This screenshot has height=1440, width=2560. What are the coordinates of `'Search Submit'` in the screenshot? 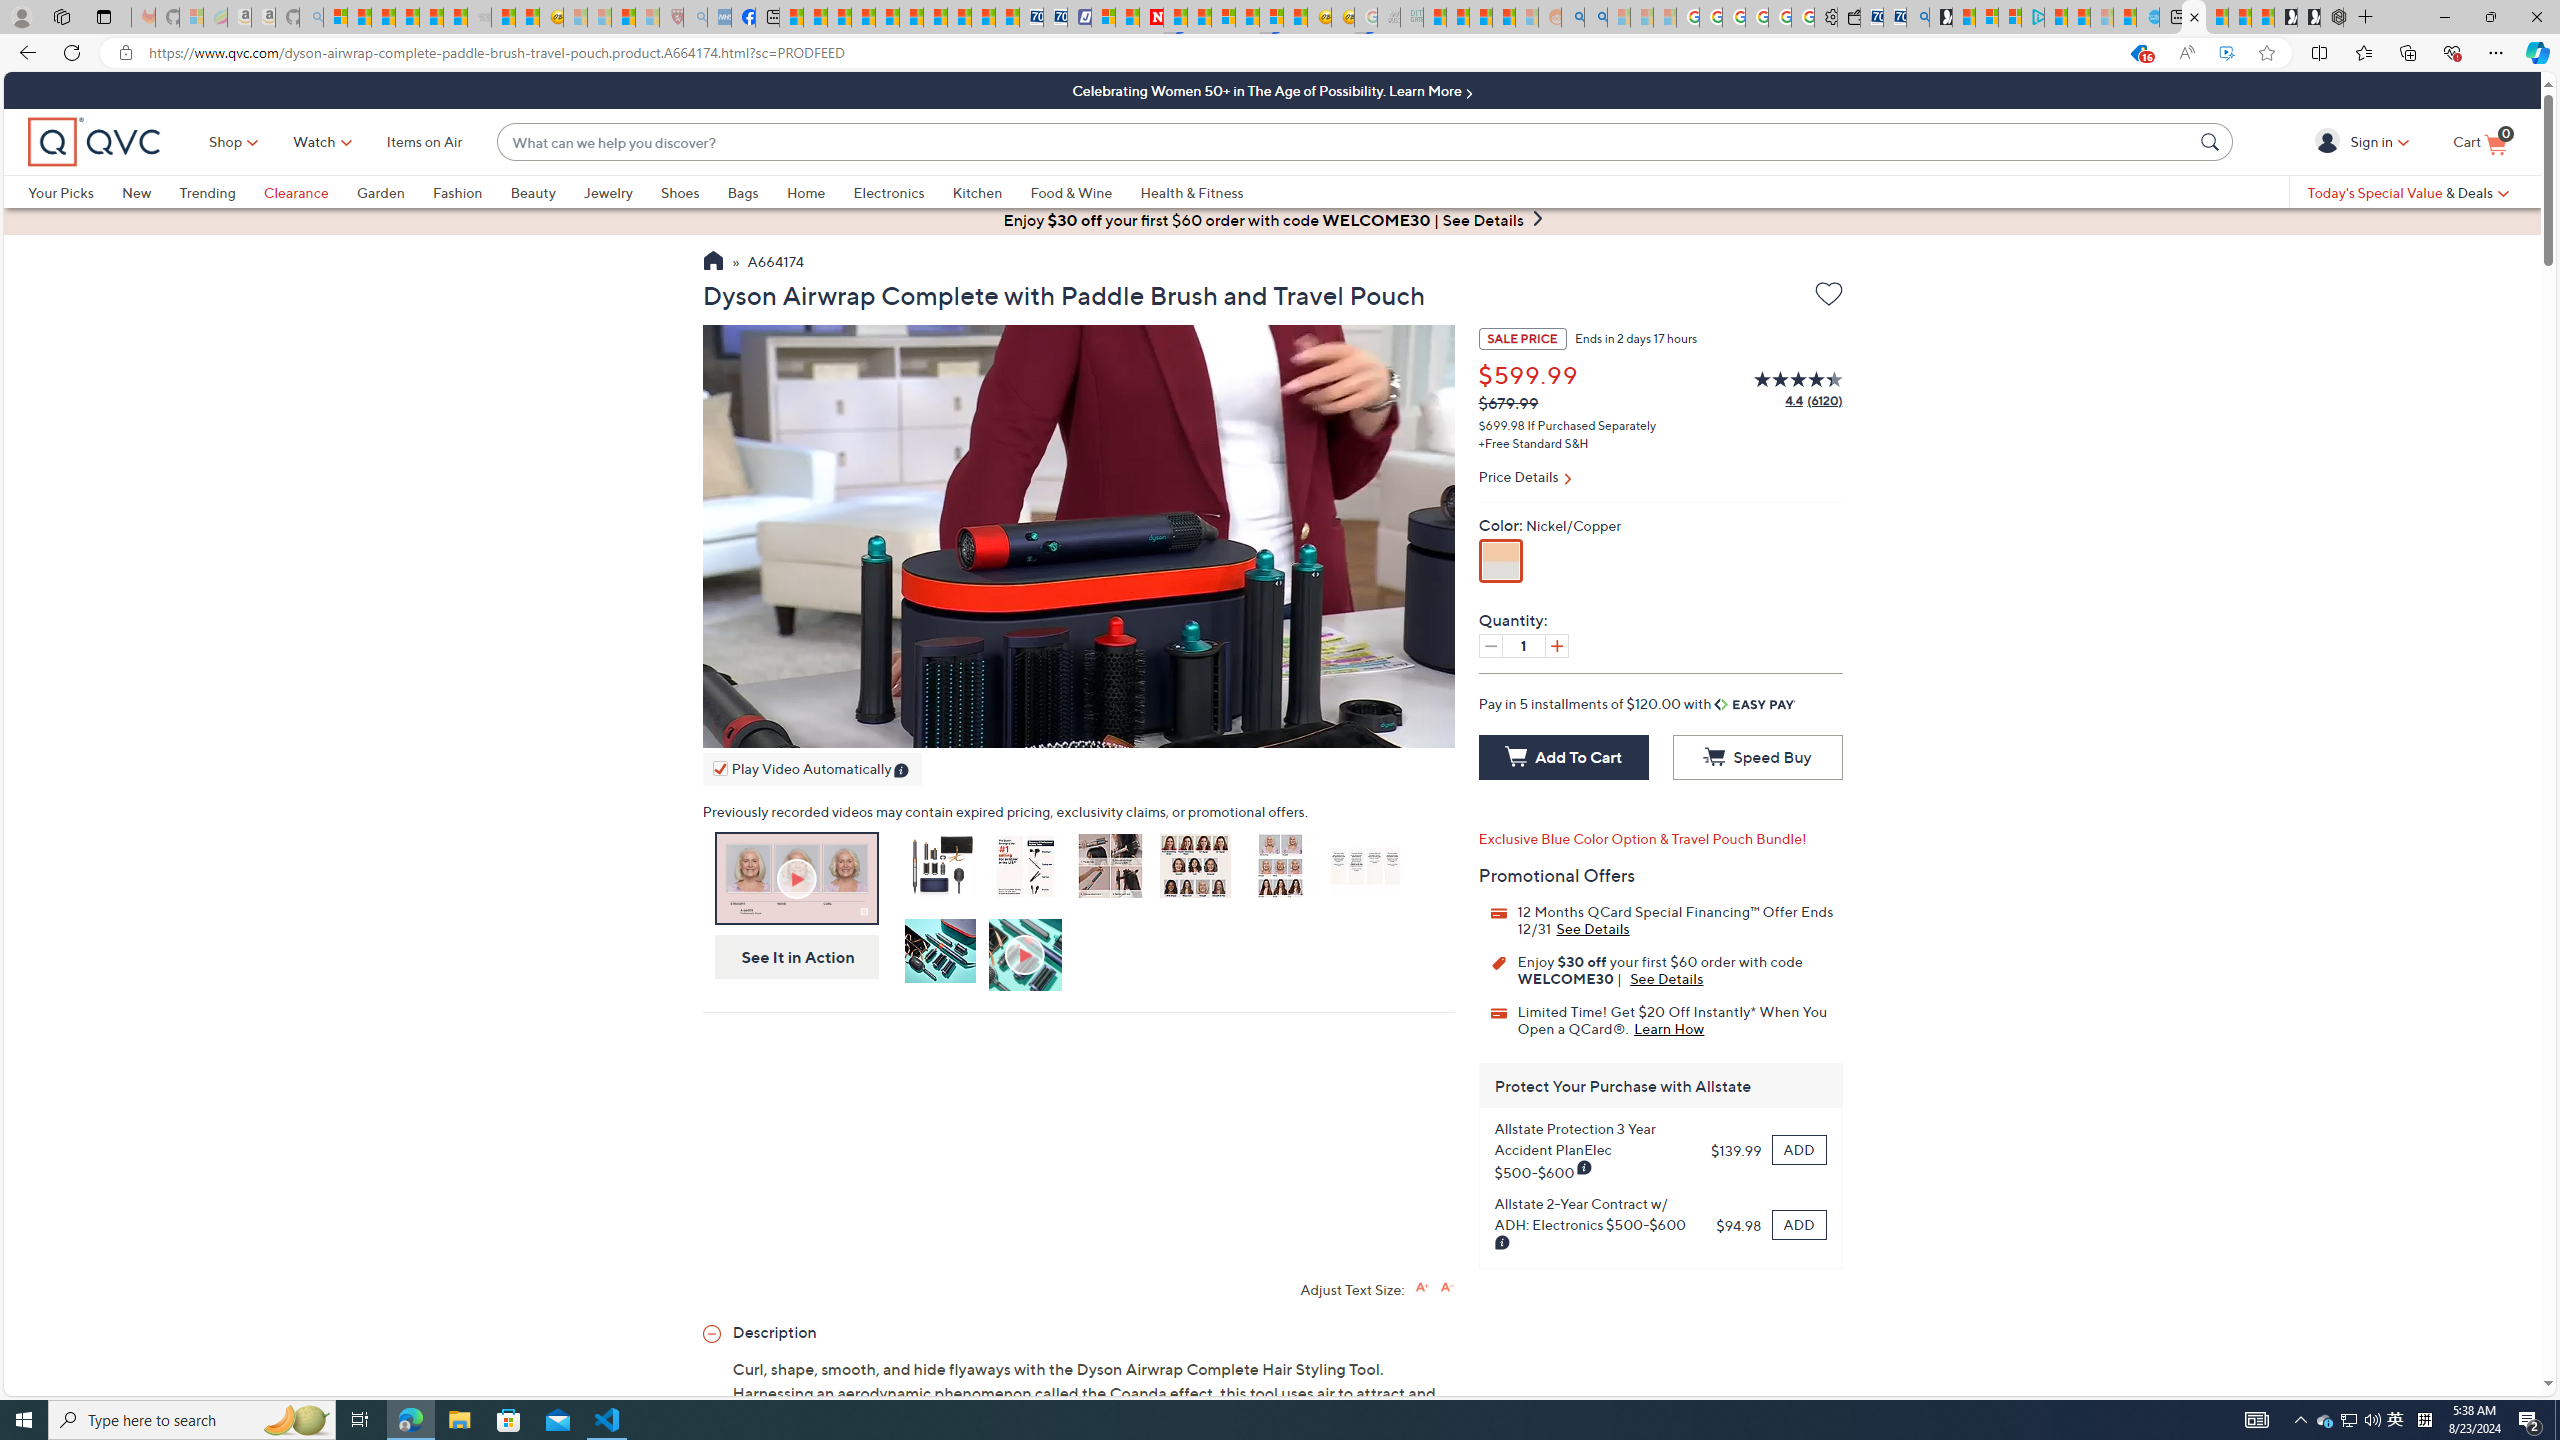 It's located at (2213, 141).